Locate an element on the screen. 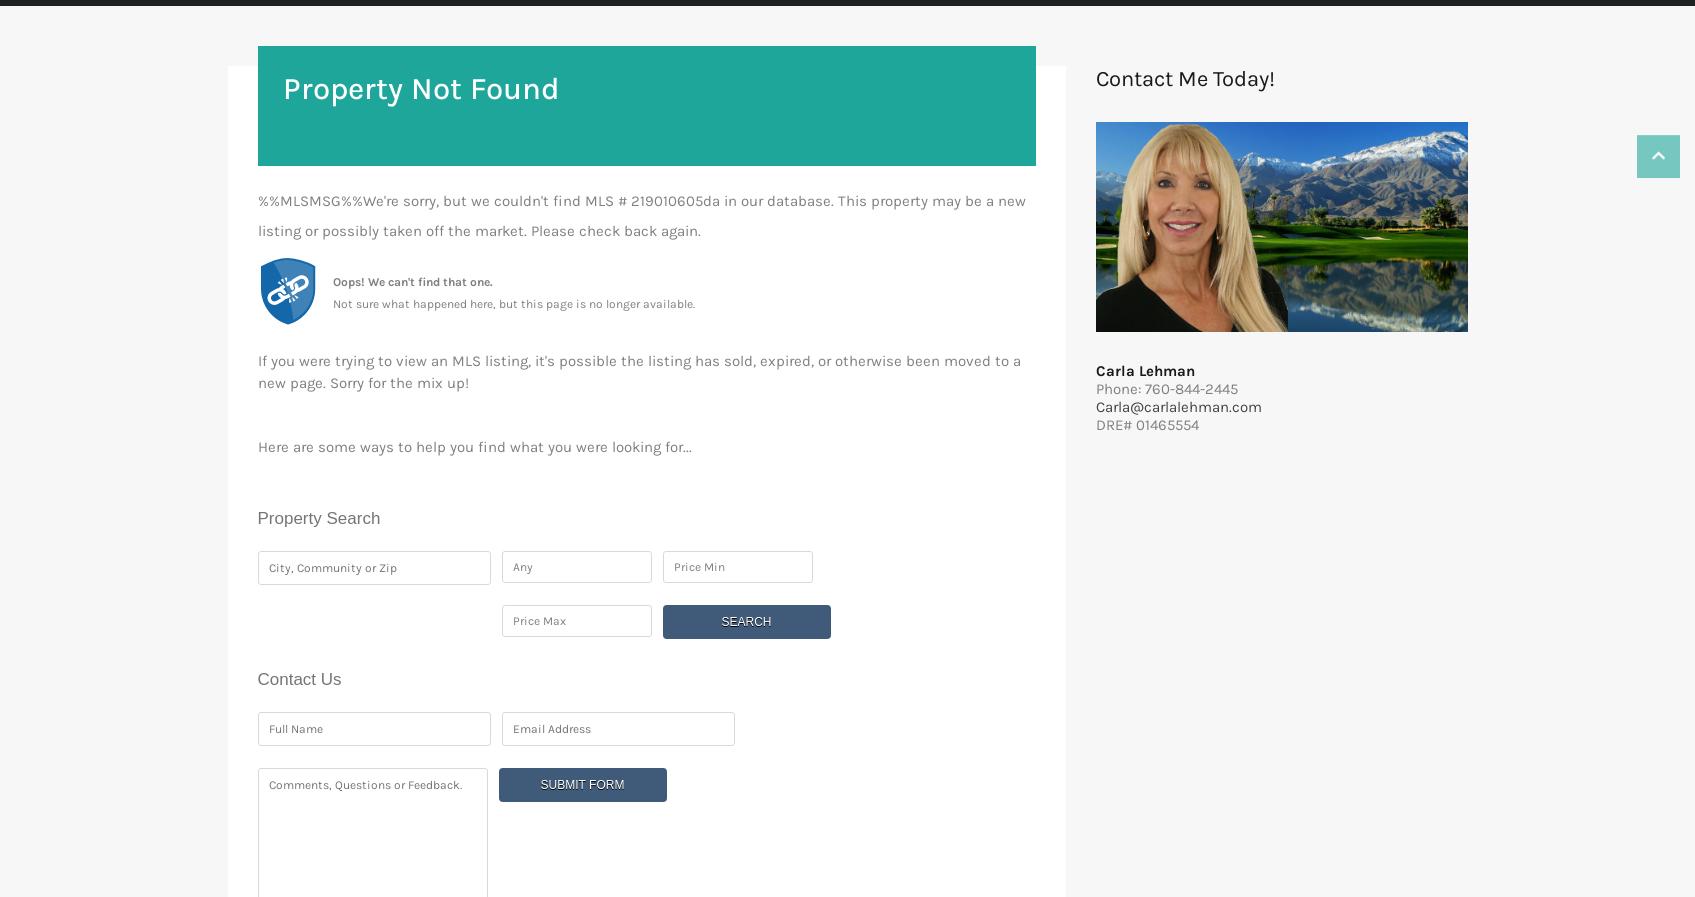  '%%MLSMSG%%We're sorry, but we couldn't find MLS # 219010605da in our database. This property may be a new listing or possibly taken off the market. Please check back again.' is located at coordinates (640, 214).